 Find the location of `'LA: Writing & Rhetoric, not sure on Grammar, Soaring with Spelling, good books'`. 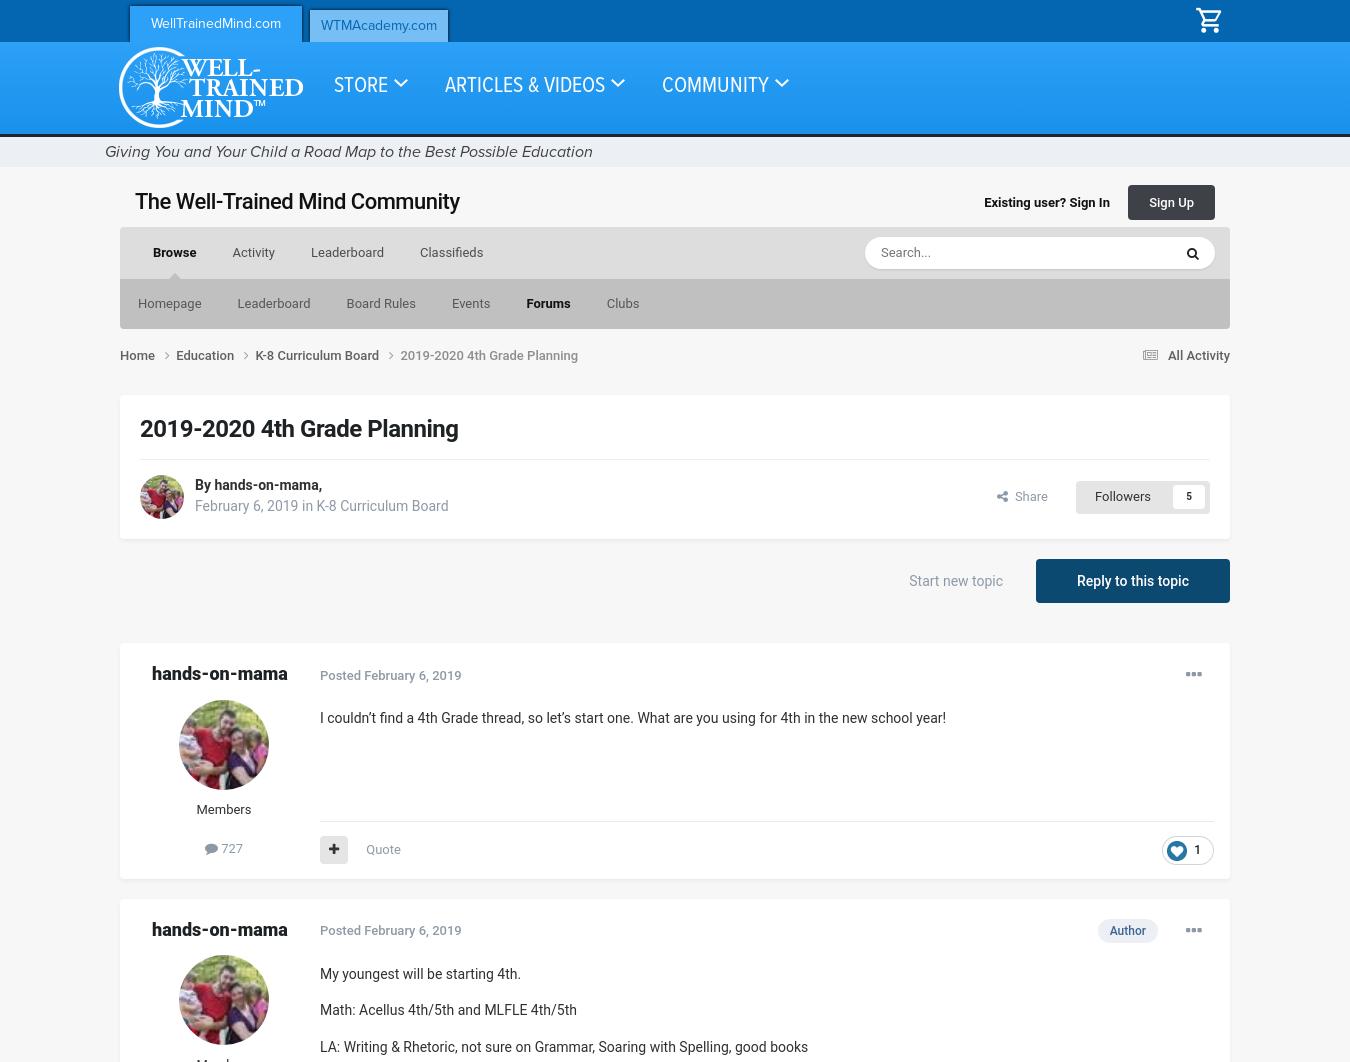

'LA: Writing & Rhetoric, not sure on Grammar, Soaring with Spelling, good books' is located at coordinates (564, 1044).